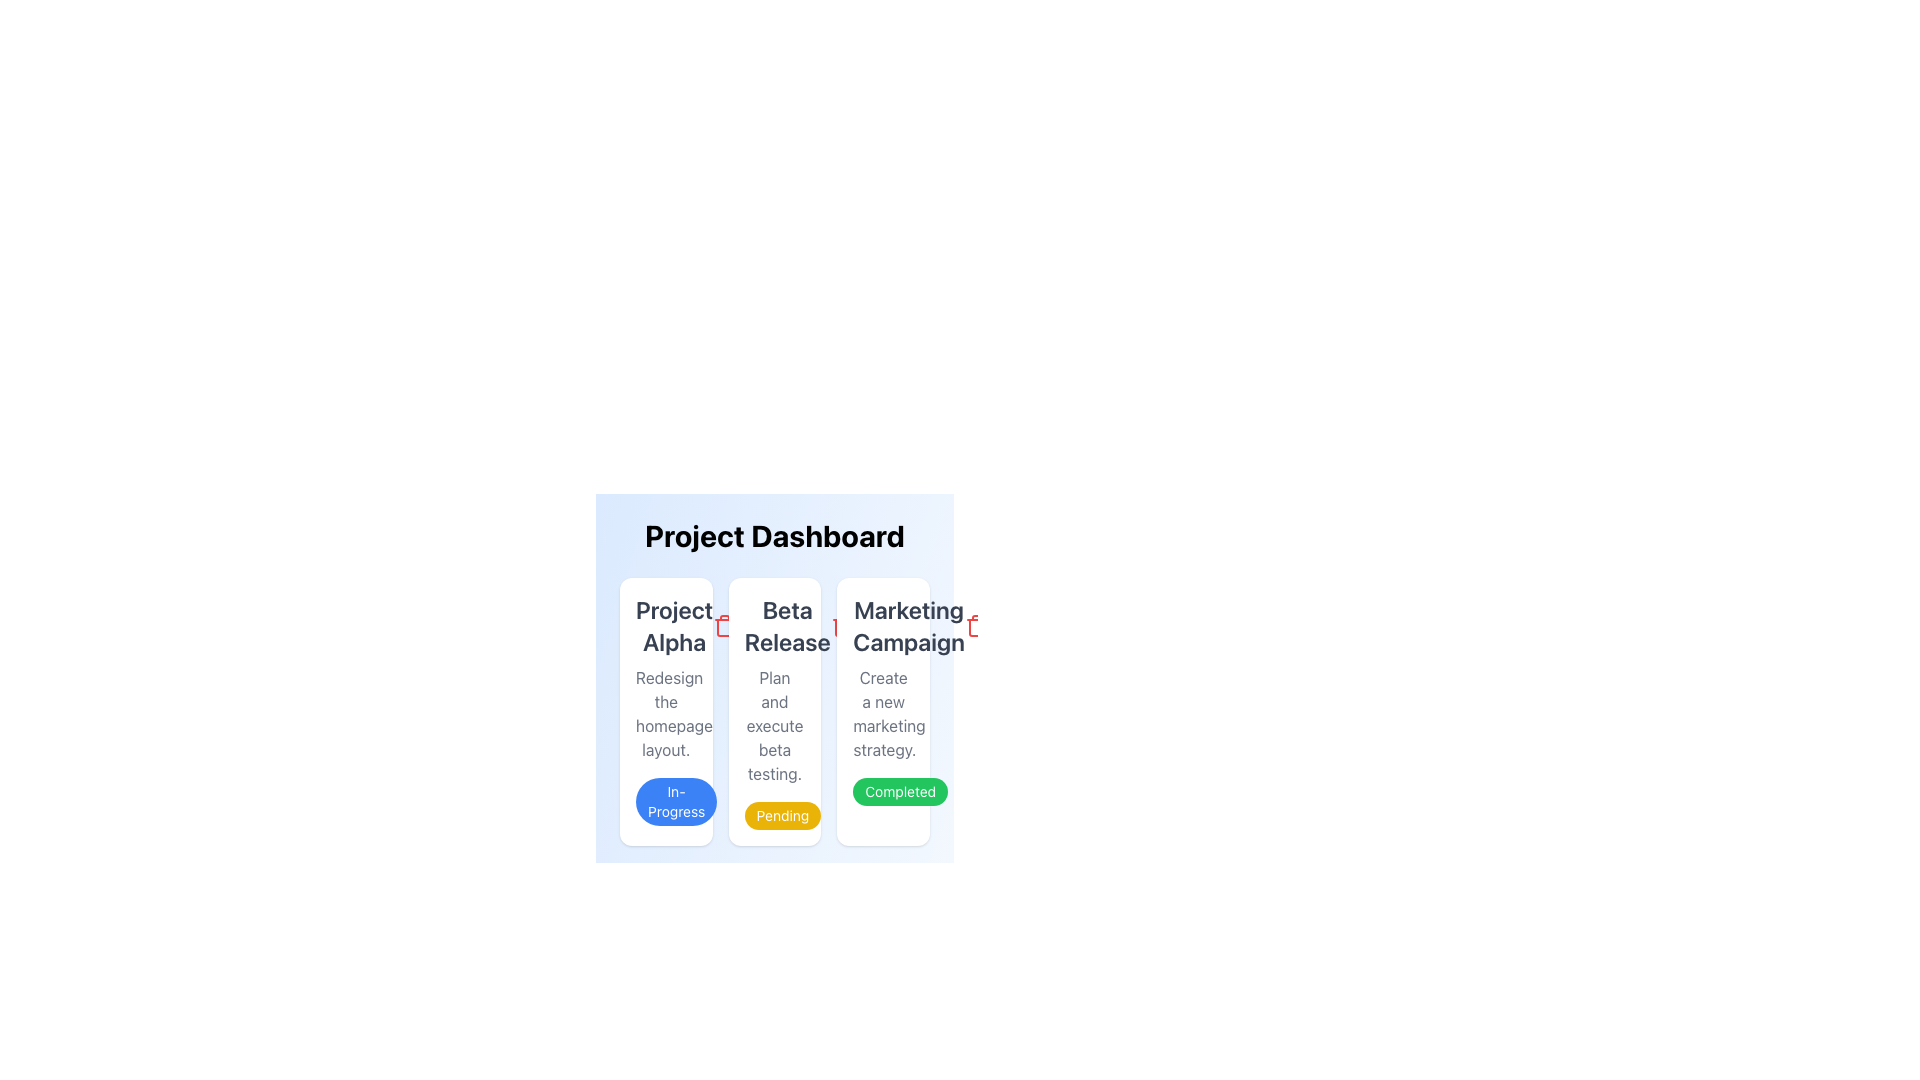  I want to click on the status badge indicating that the project 'Project Alpha' is currently in progress, located beneath the text 'Redesign the homepage layout.', so click(676, 801).